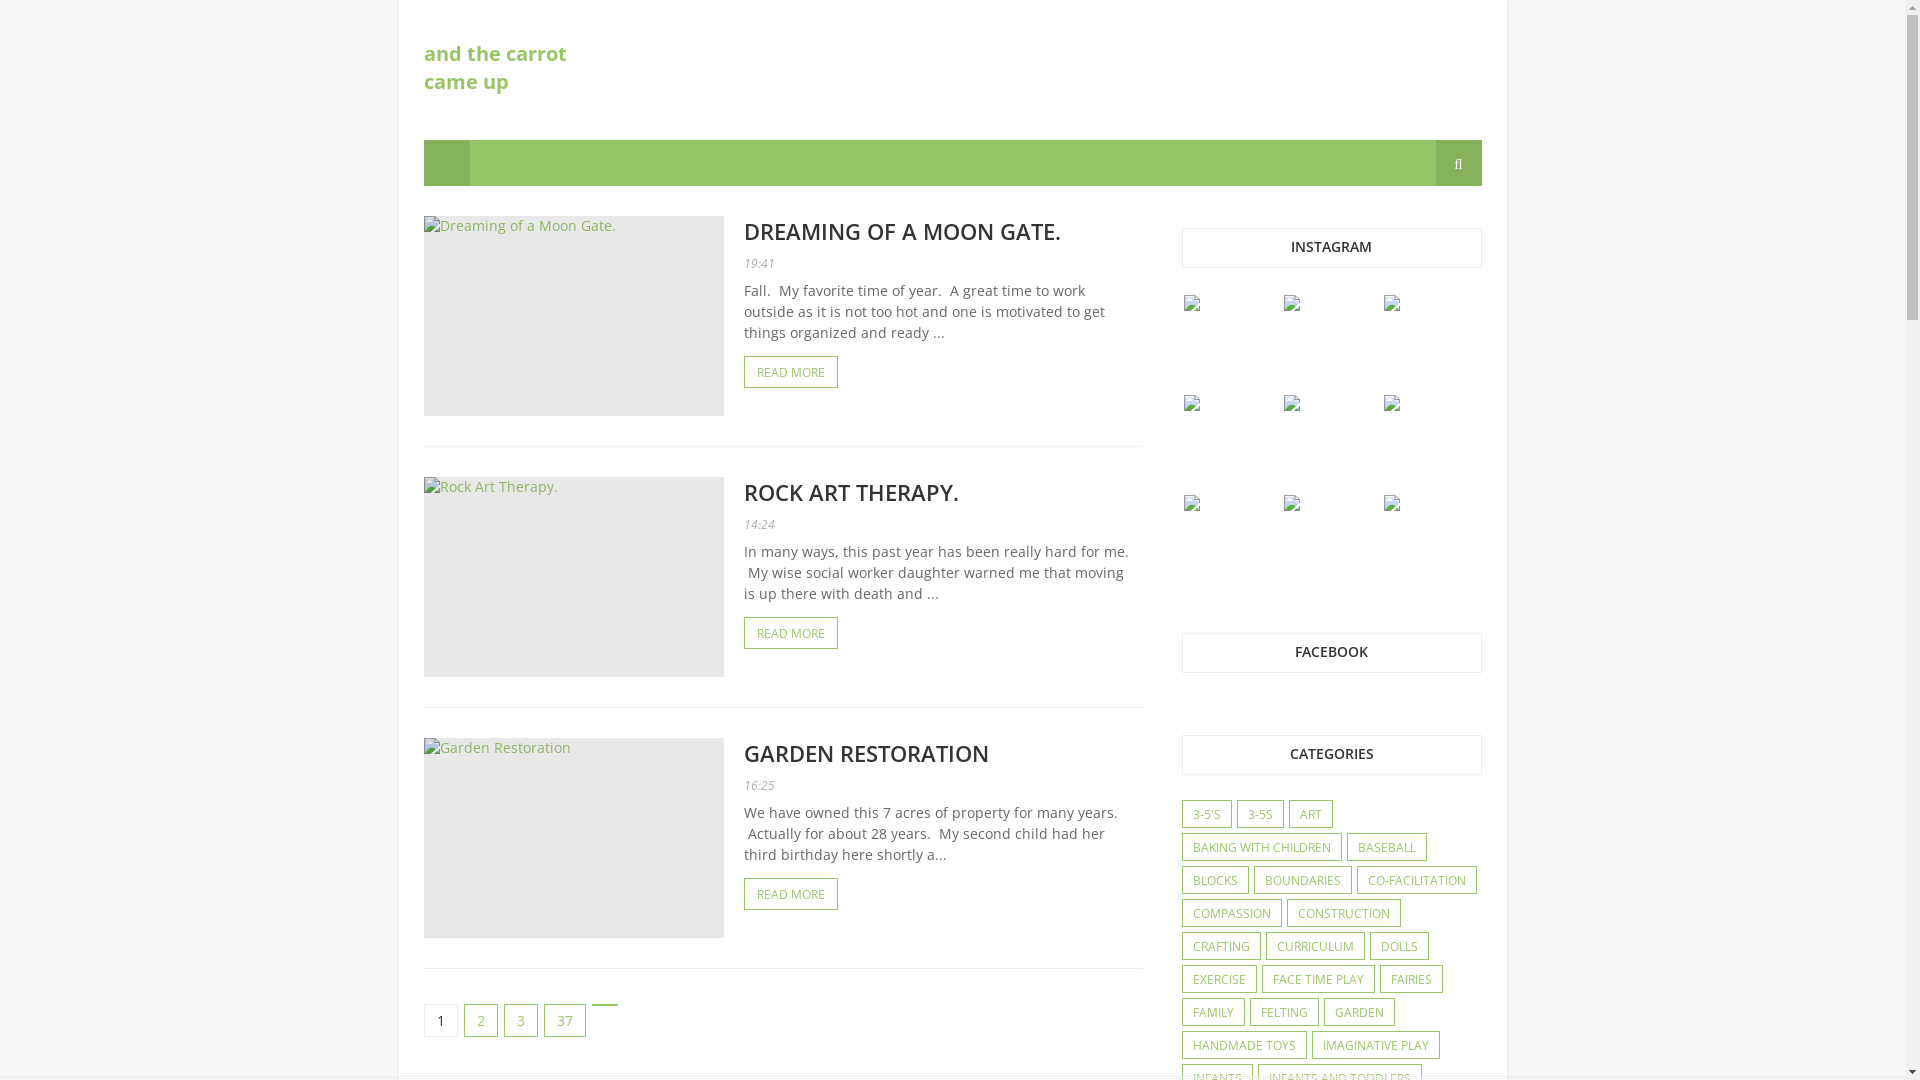  Describe the element at coordinates (1181, 848) in the screenshot. I see `'BAKING WITH CHILDREN'` at that location.